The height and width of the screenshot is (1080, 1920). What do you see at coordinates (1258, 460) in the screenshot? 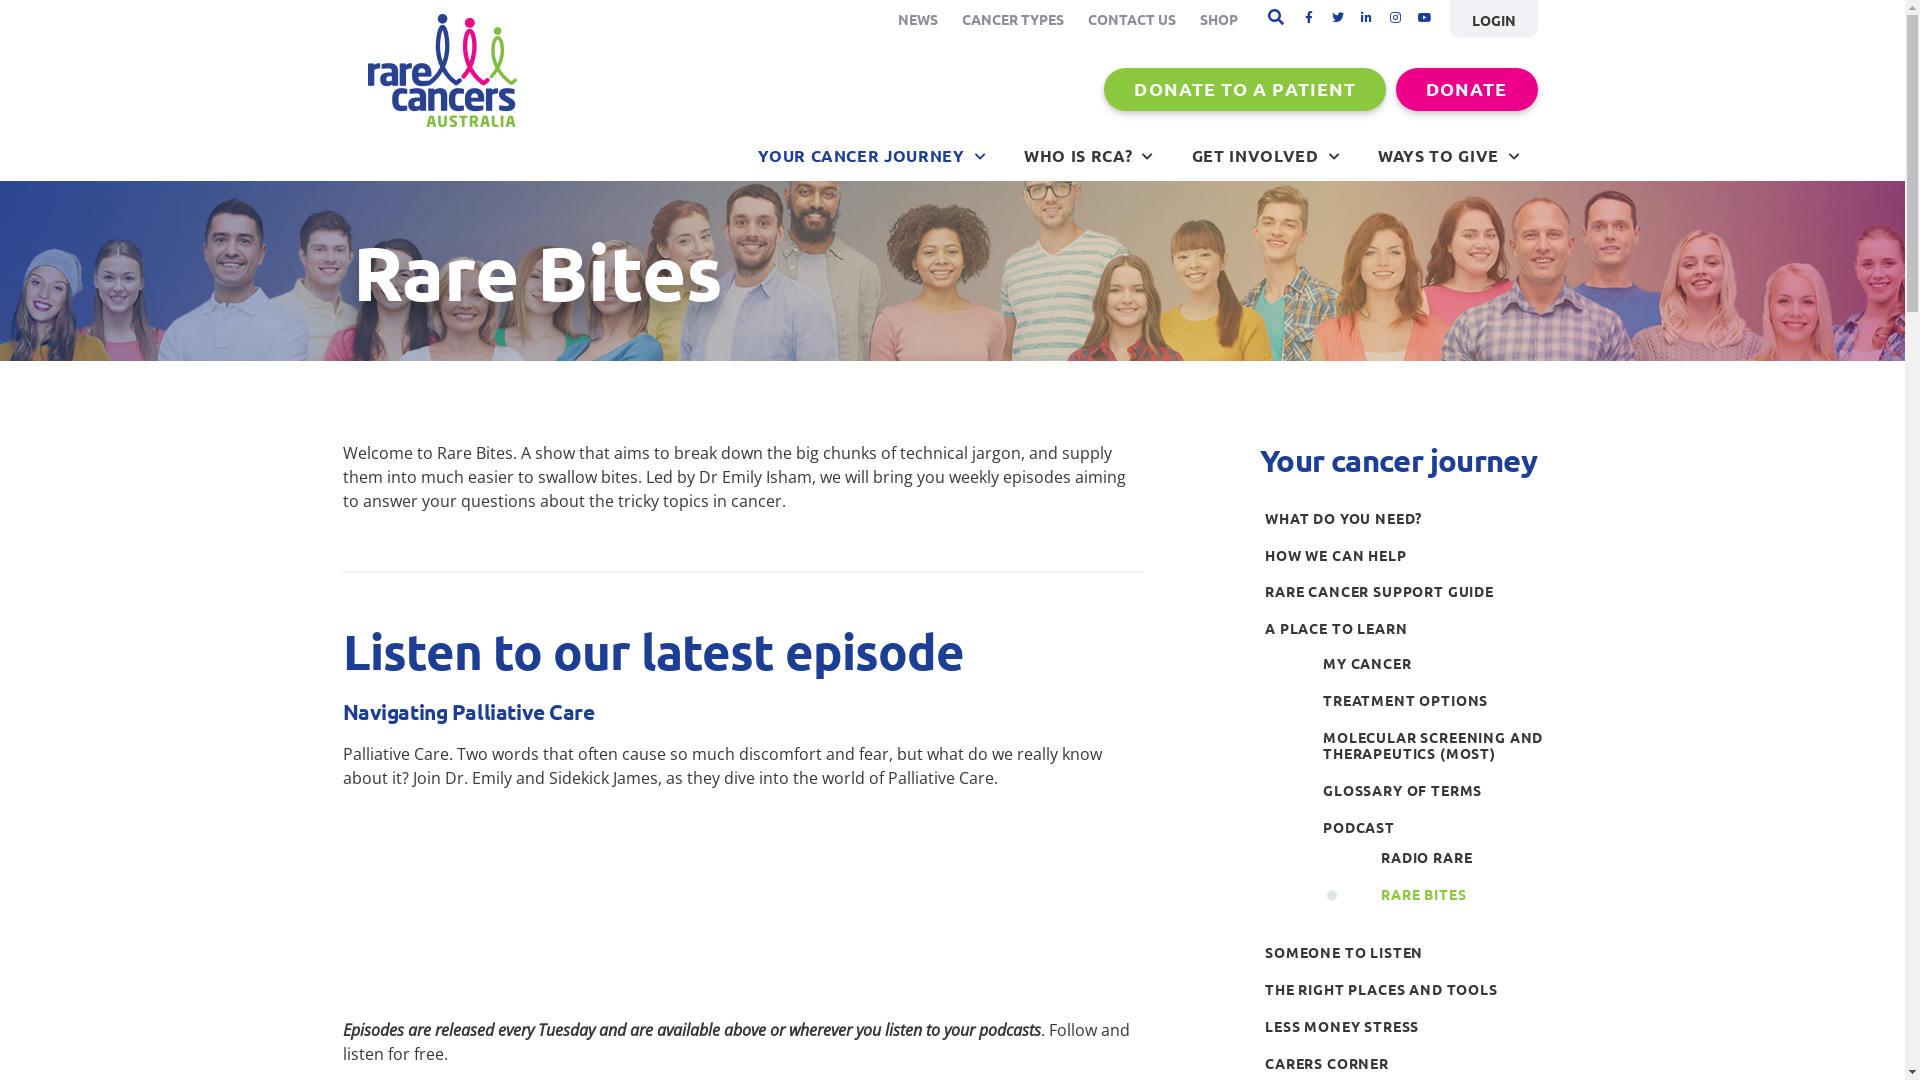
I see `'Your cancer journey'` at bounding box center [1258, 460].